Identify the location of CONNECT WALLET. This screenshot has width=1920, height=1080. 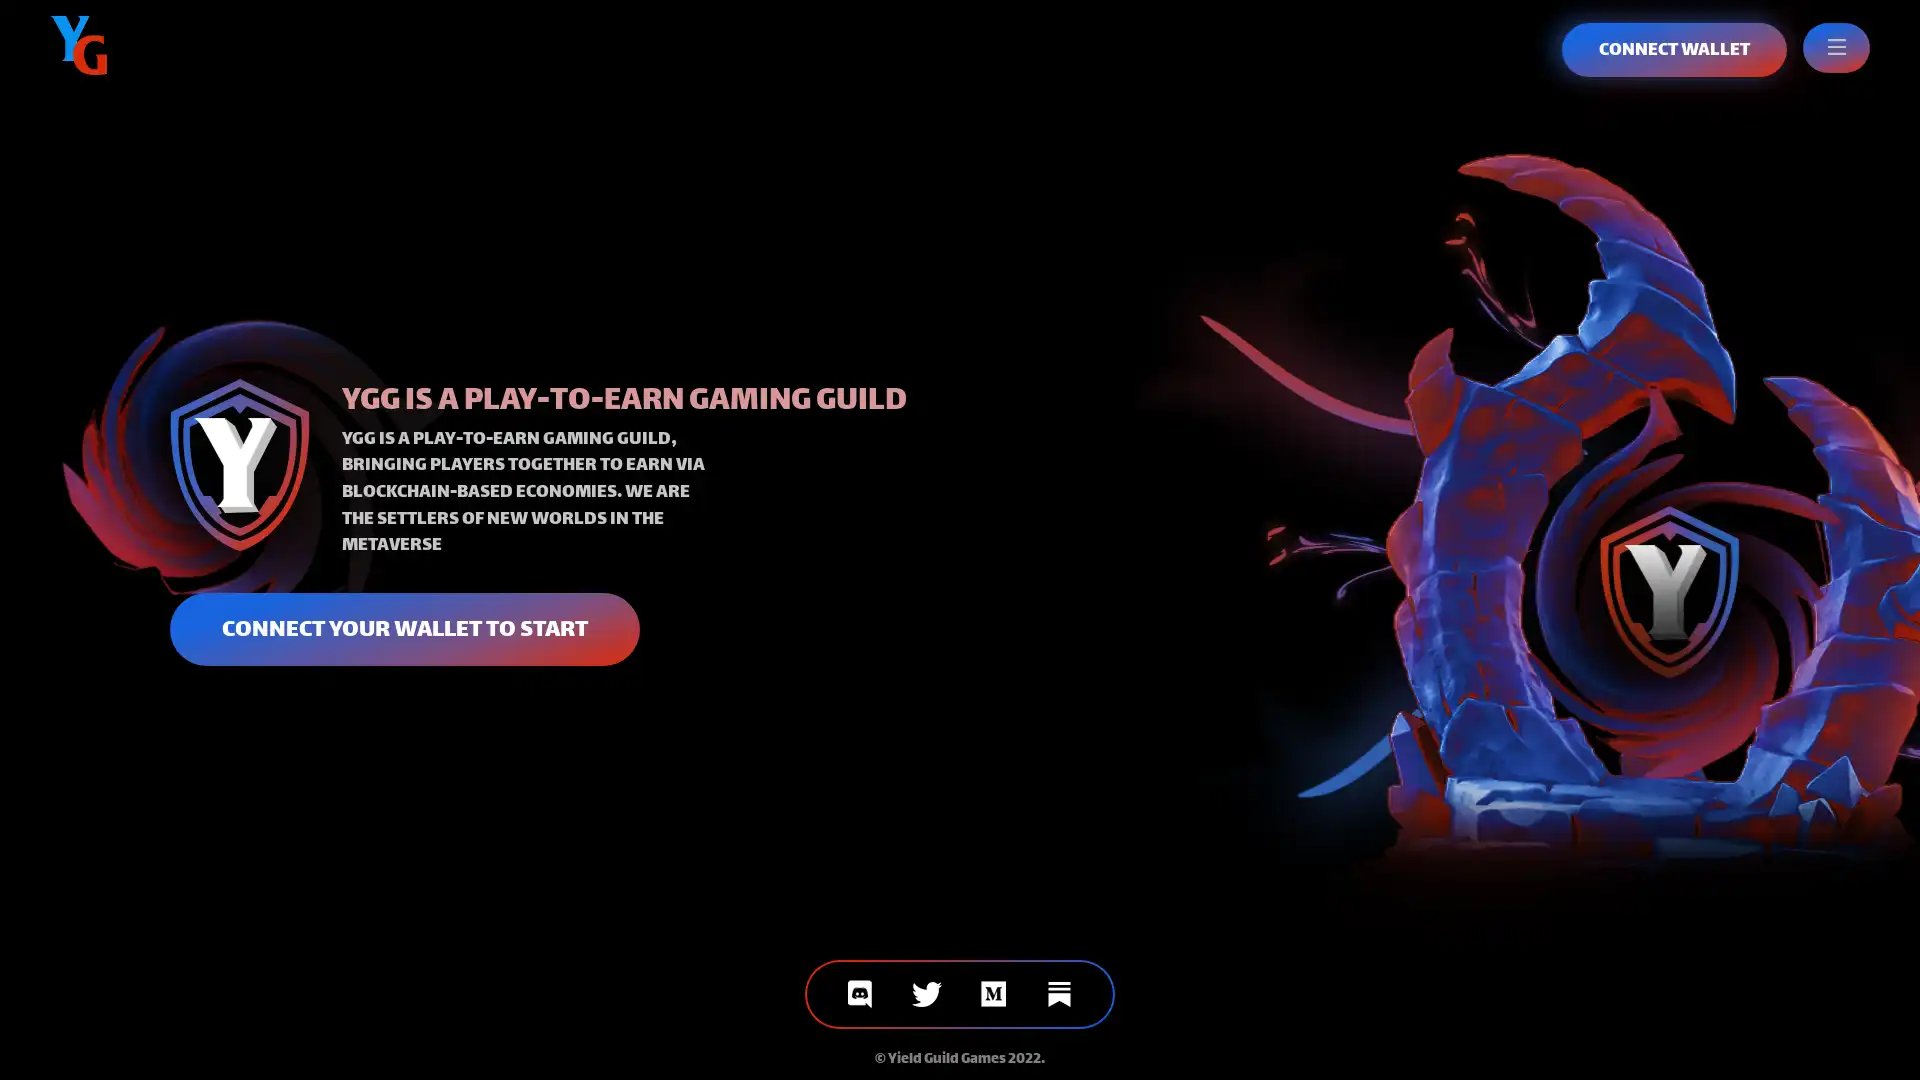
(1674, 49).